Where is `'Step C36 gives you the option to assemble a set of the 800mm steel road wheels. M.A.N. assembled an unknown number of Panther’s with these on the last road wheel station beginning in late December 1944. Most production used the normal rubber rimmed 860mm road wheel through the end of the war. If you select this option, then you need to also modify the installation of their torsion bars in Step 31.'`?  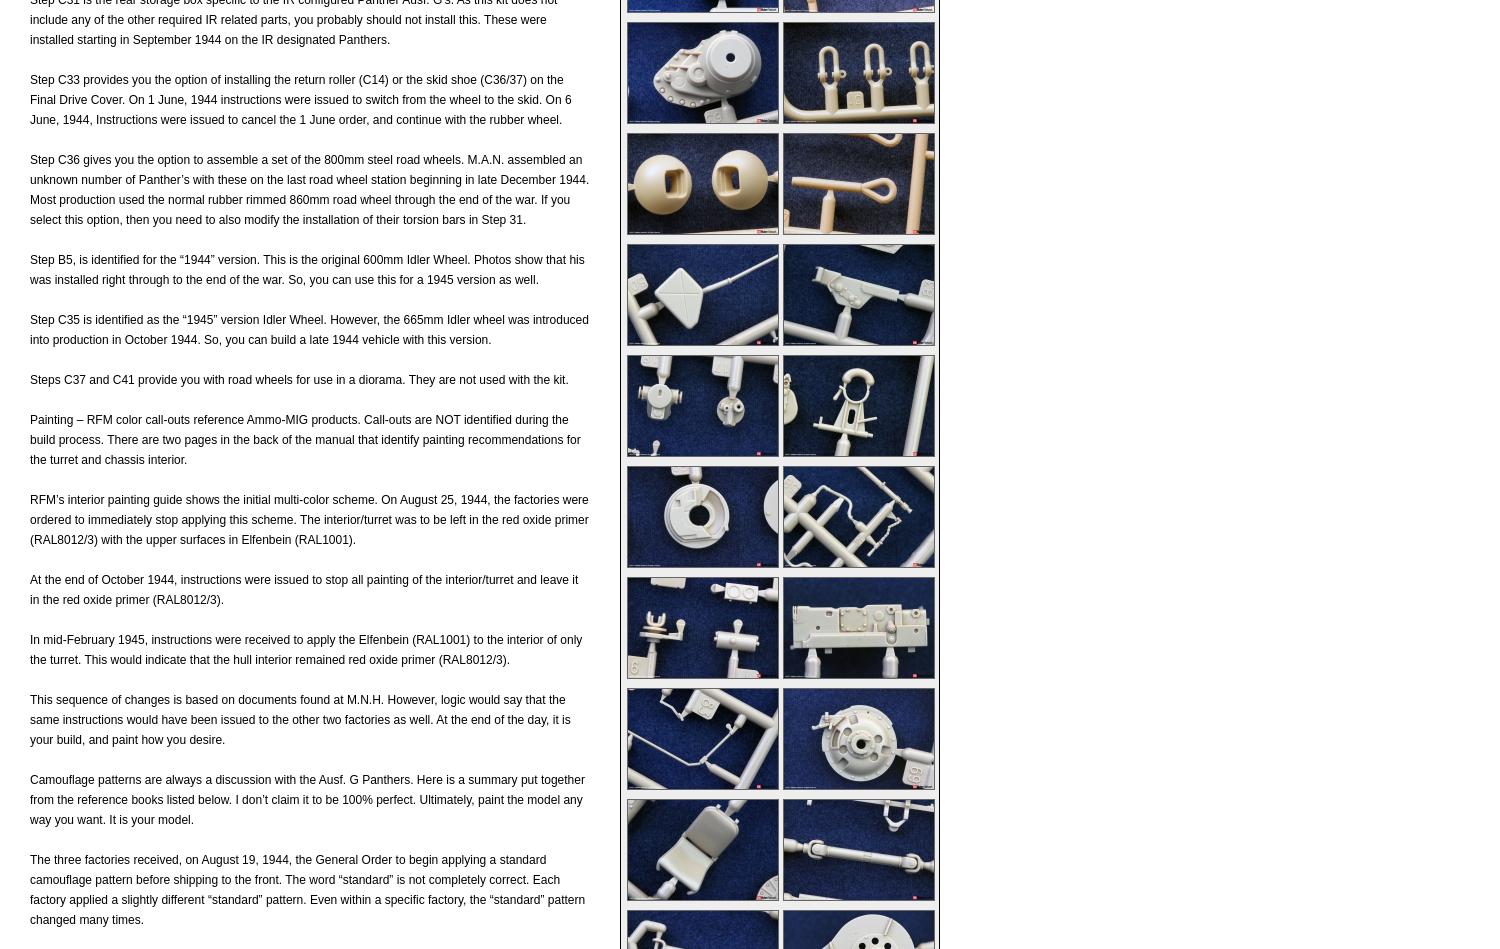 'Step C36 gives you the option to assemble a set of the 800mm steel road wheels. M.A.N. assembled an unknown number of Panther’s with these on the last road wheel station beginning in late December 1944. Most production used the normal rubber rimmed 860mm road wheel through the end of the war. If you select this option, then you need to also modify the installation of their torsion bars in Step 31.' is located at coordinates (309, 188).